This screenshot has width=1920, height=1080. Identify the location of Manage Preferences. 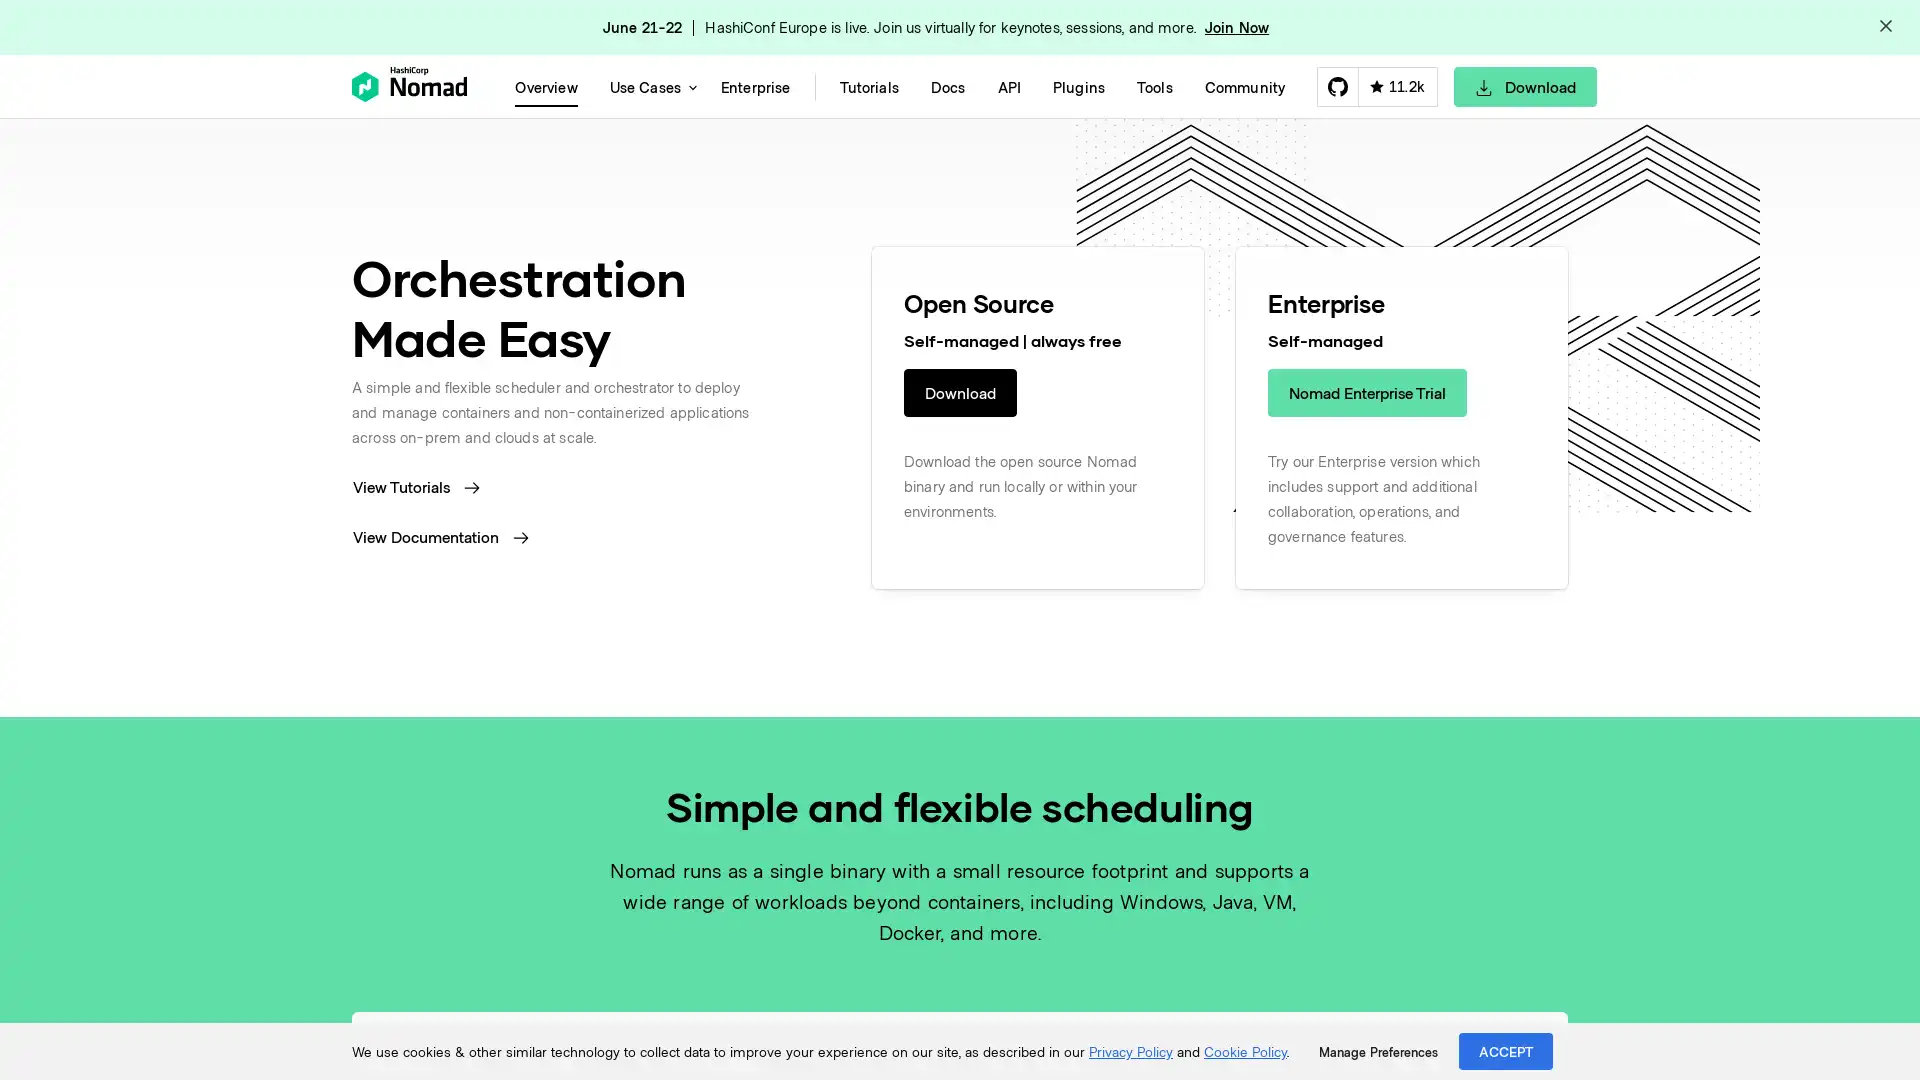
(1377, 1051).